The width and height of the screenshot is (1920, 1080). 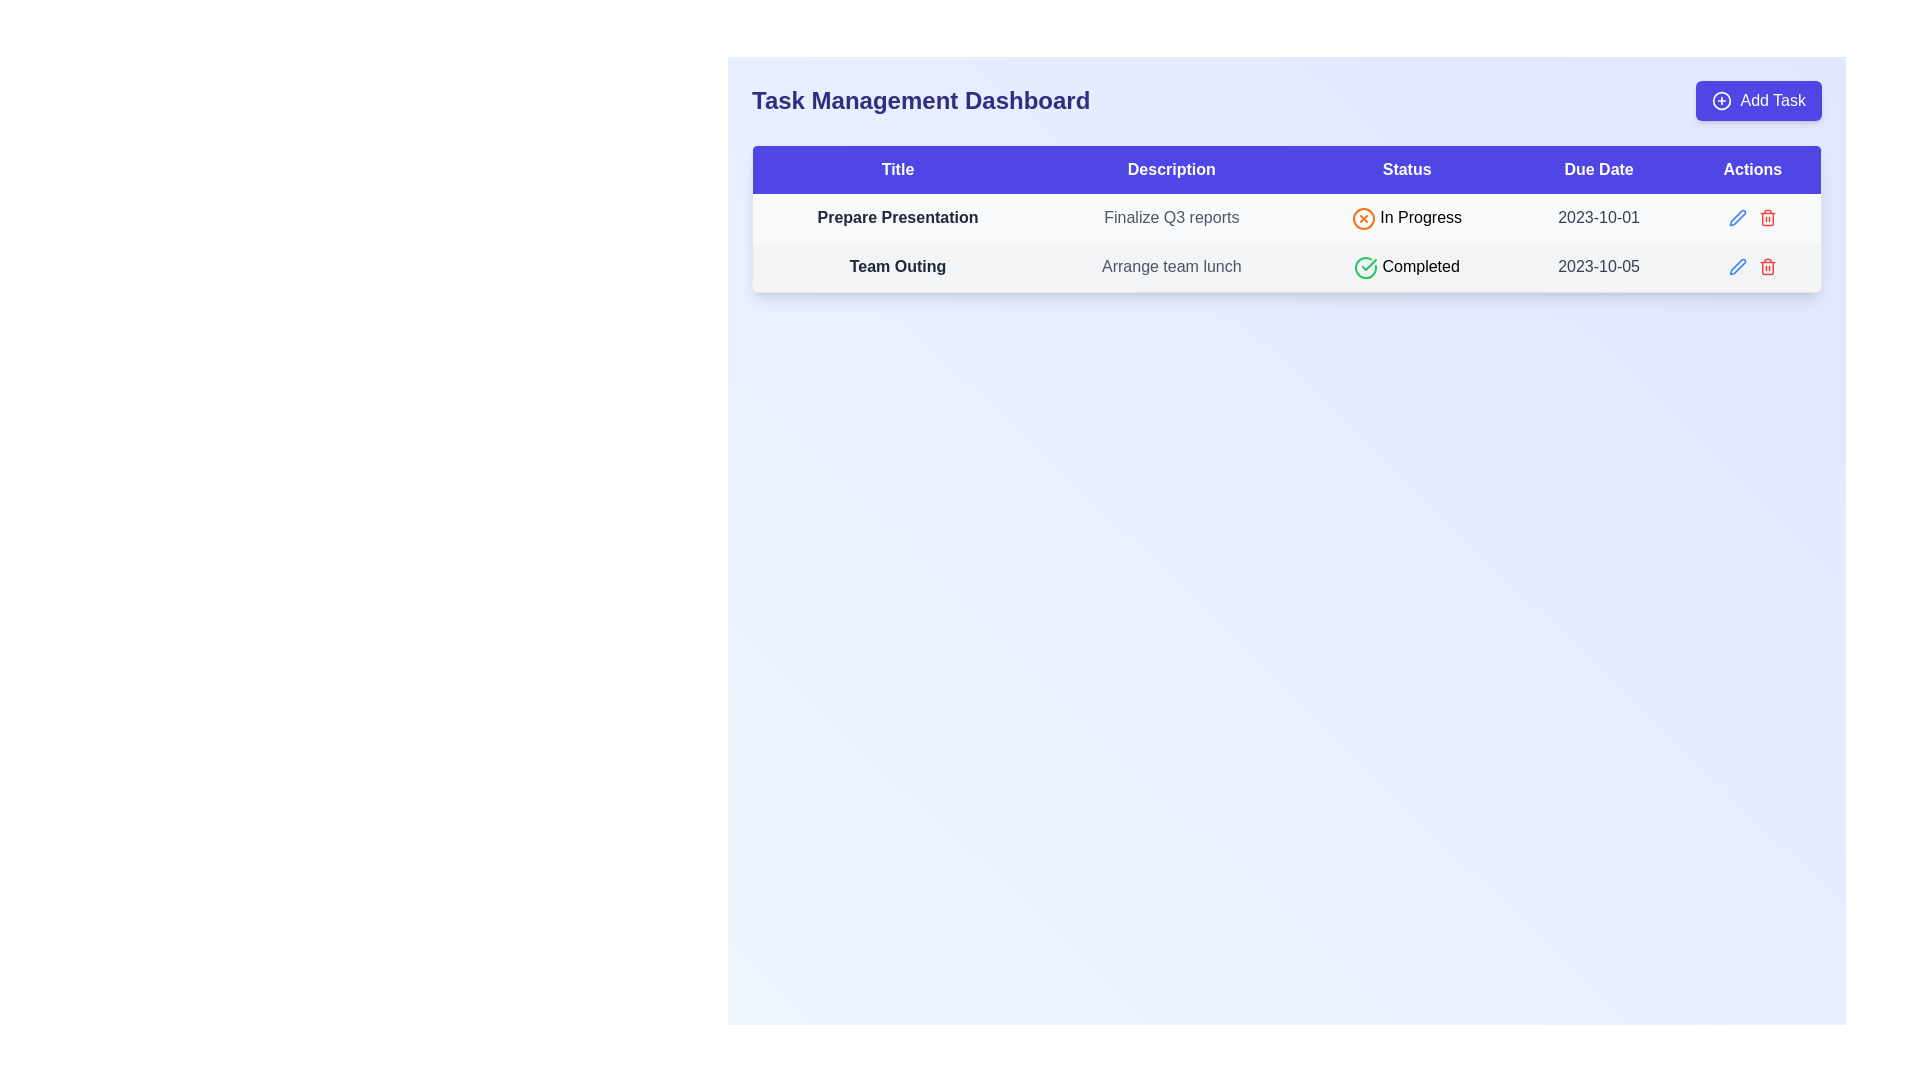 I want to click on the static text display that represents the due date of a task in the first row of the task management dashboard's data table, located in the fourth column labeled 'Due Date', so click(x=1598, y=218).